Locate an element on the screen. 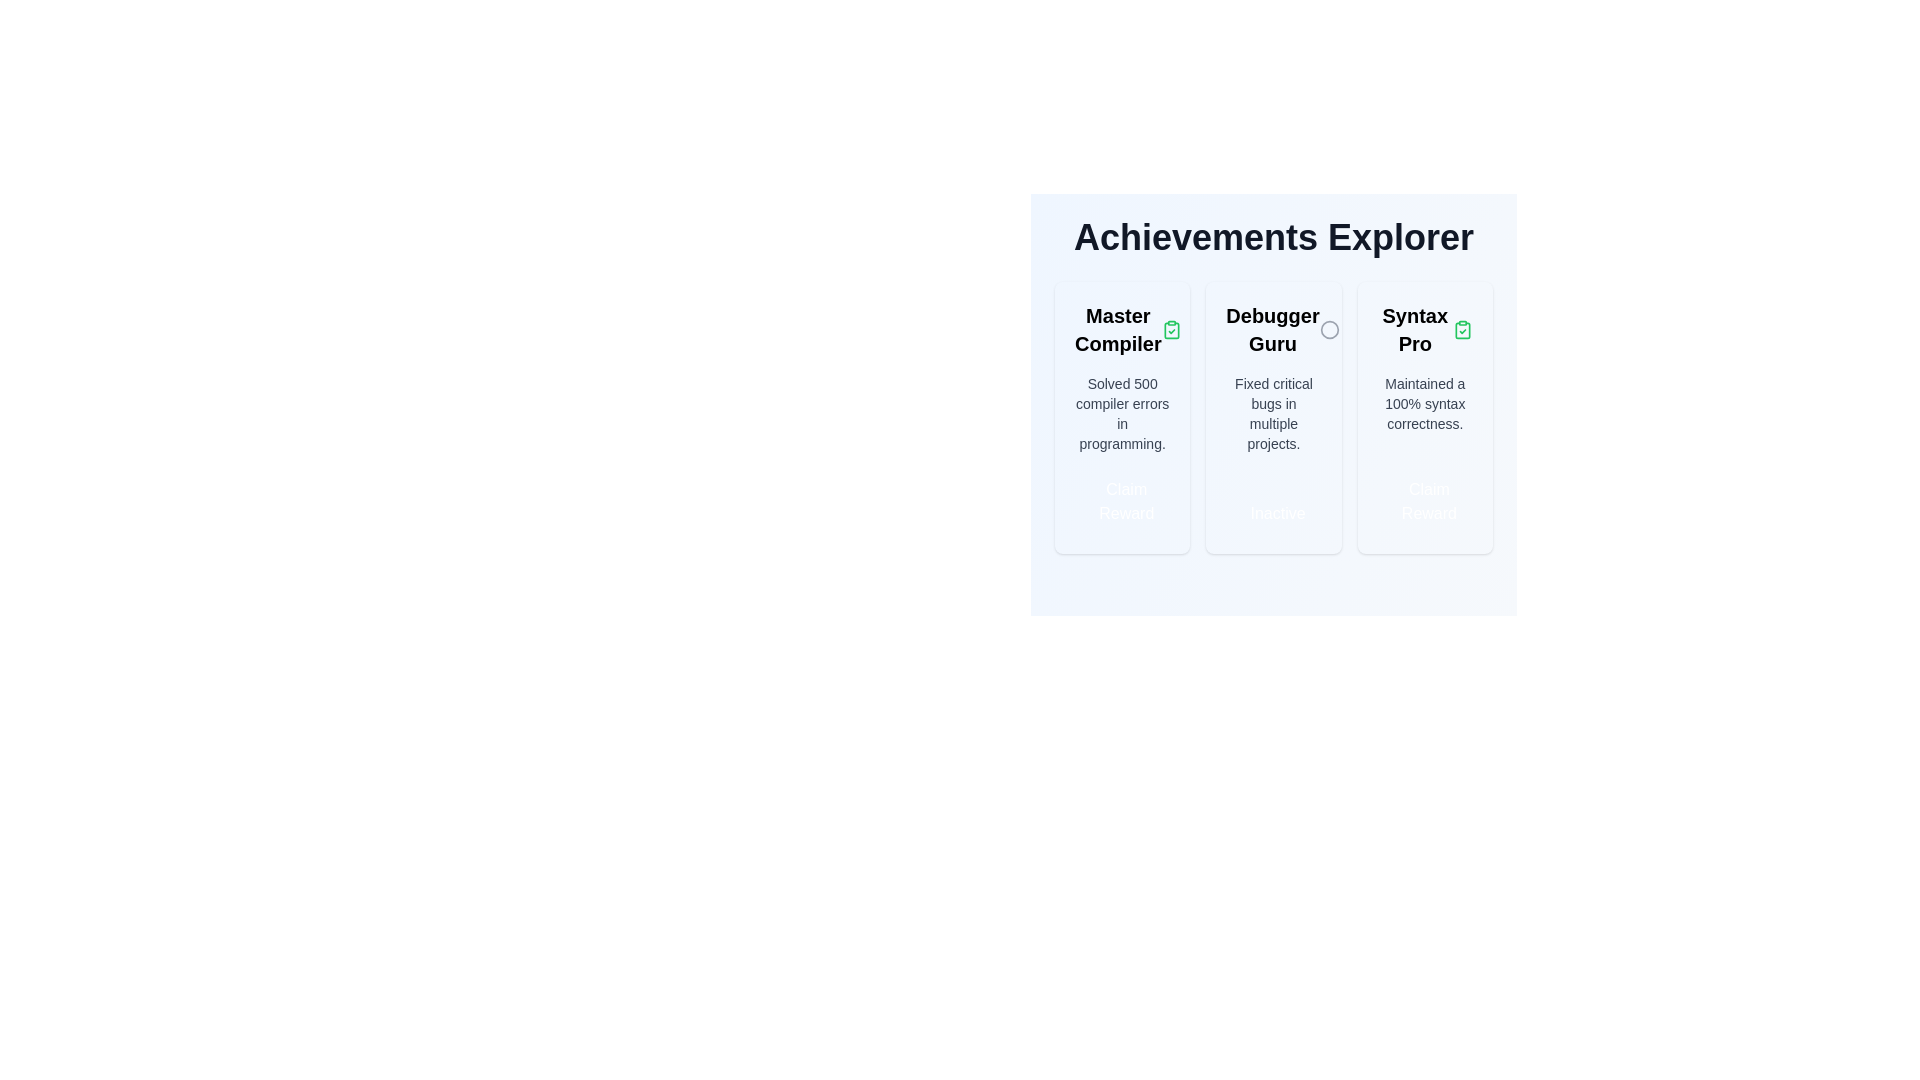 The height and width of the screenshot is (1080, 1920). the Static text heading for the 'Syntax Pro' achievement card, which is located at the top segment of the rightmost card in the achievements section is located at coordinates (1424, 329).